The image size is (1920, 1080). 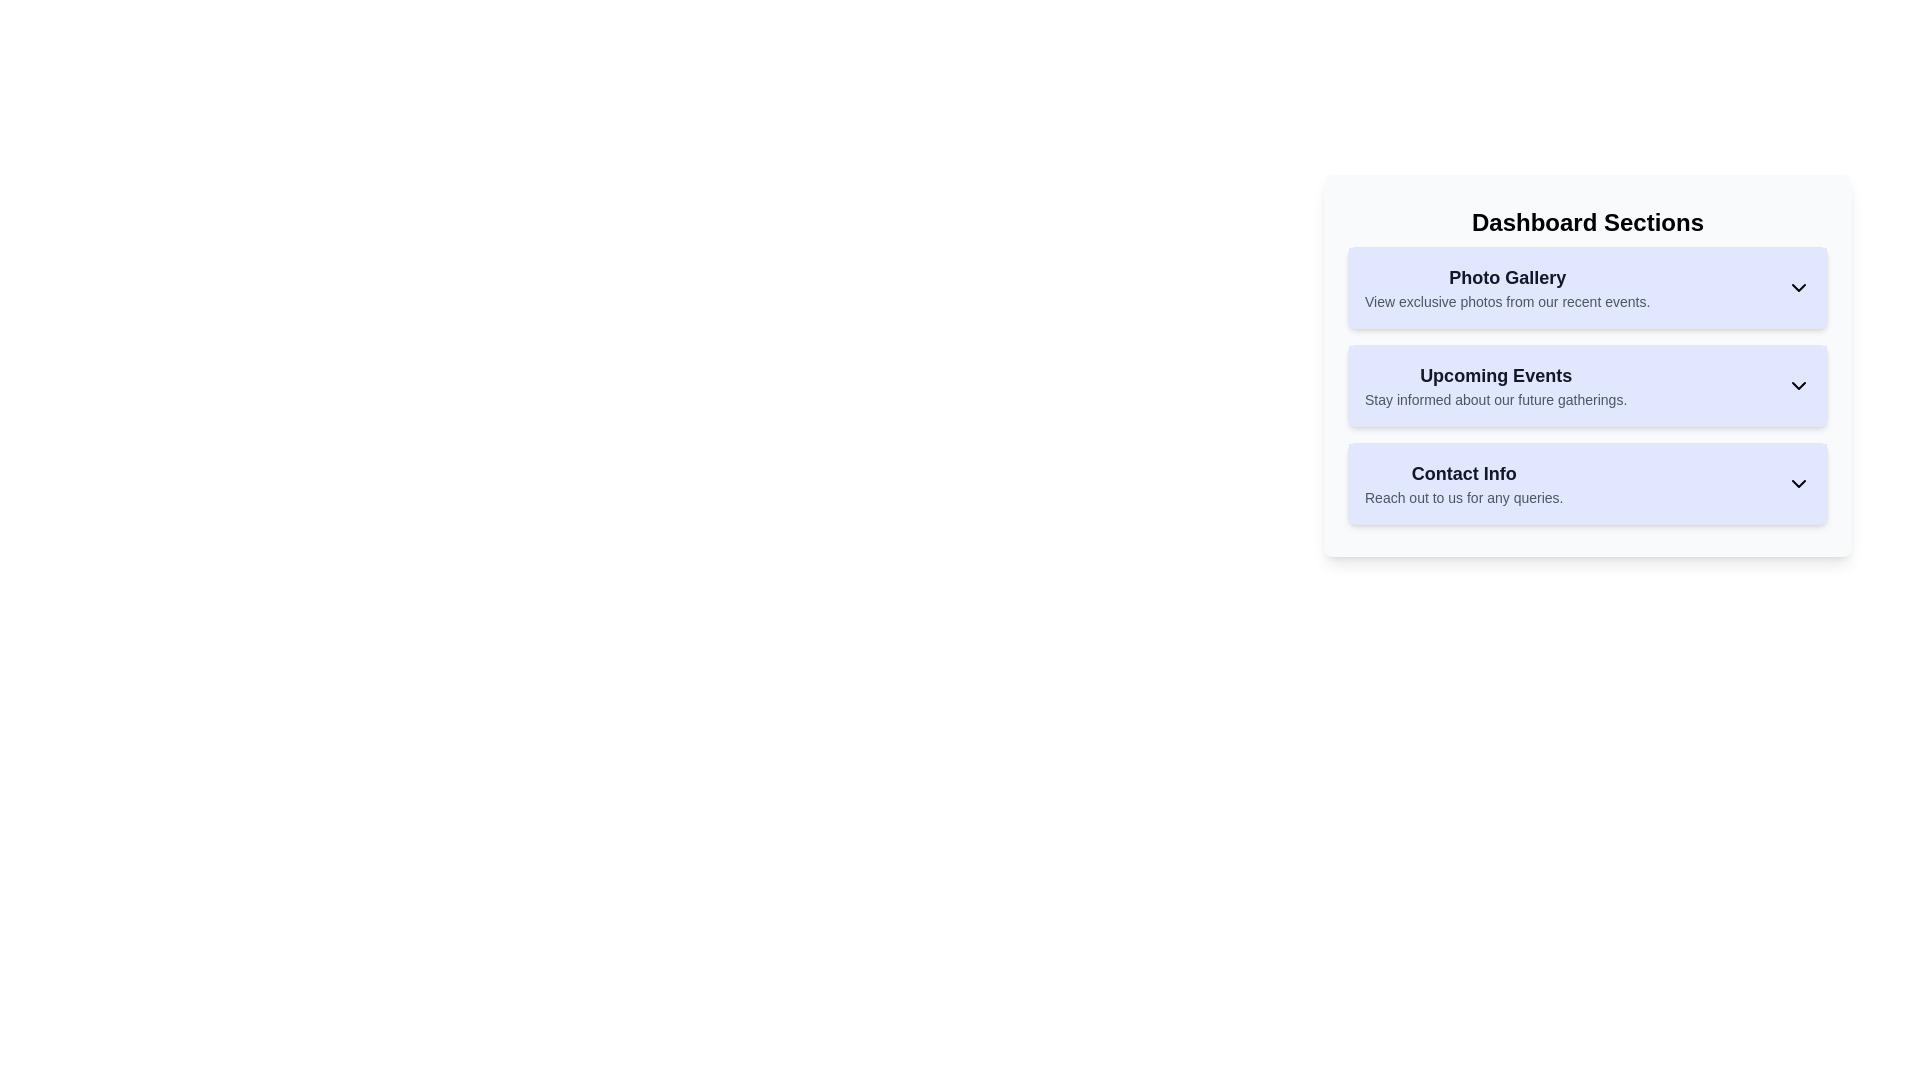 I want to click on the downward-pointing chevron icon located to the right of the text 'Stay informed about our future gatherings.' in the 'Upcoming Events' section, so click(x=1799, y=385).